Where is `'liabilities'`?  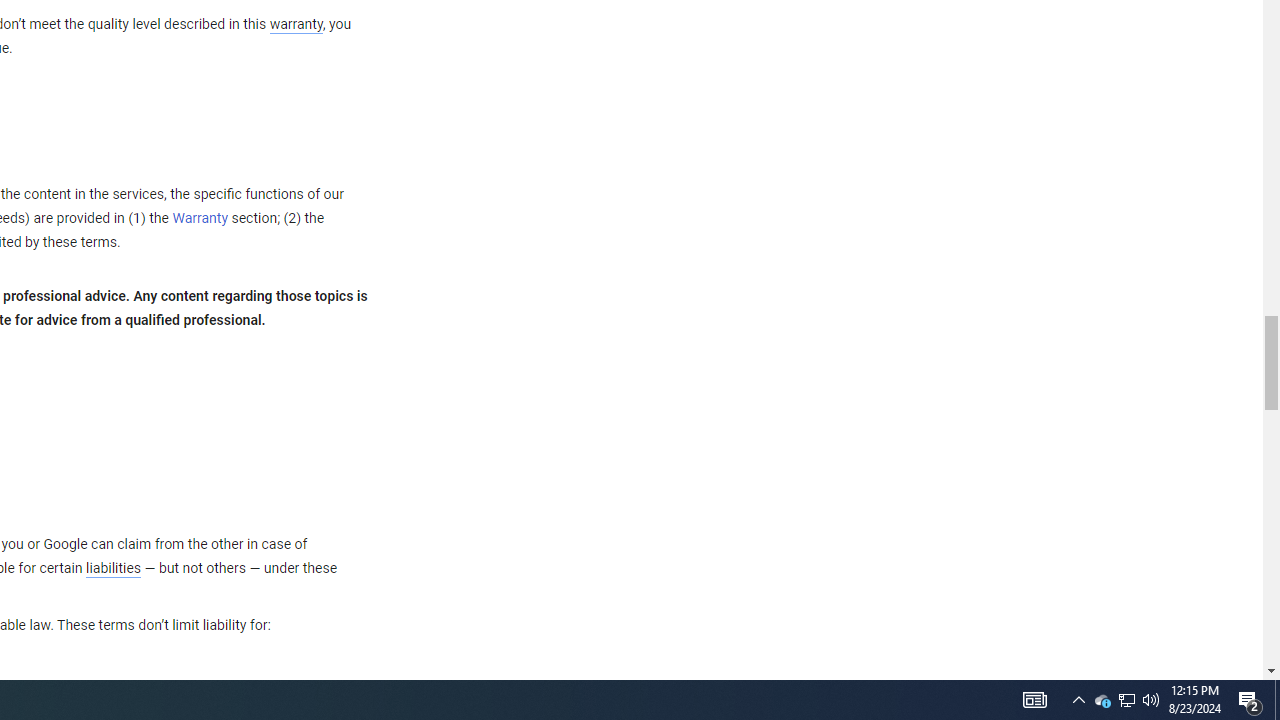 'liabilities' is located at coordinates (112, 568).